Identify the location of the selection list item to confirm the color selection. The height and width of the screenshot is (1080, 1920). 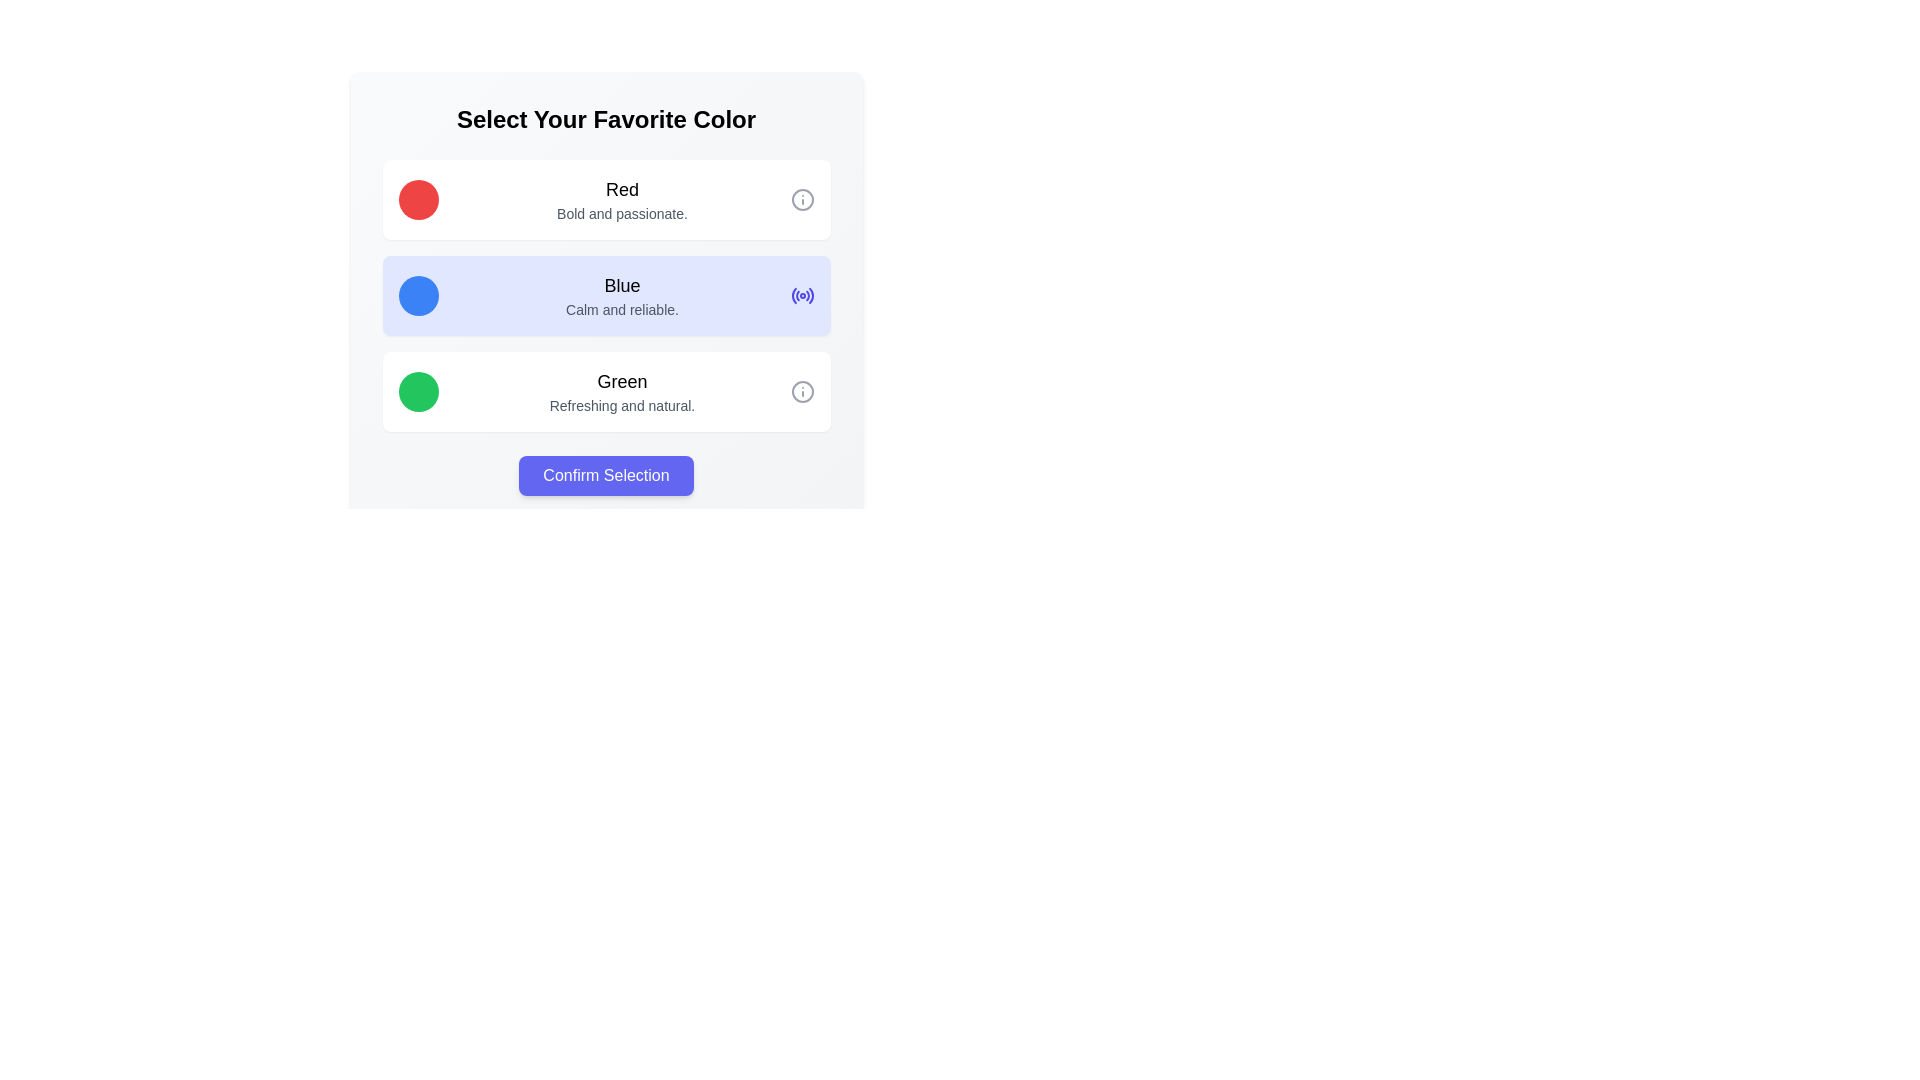
(605, 296).